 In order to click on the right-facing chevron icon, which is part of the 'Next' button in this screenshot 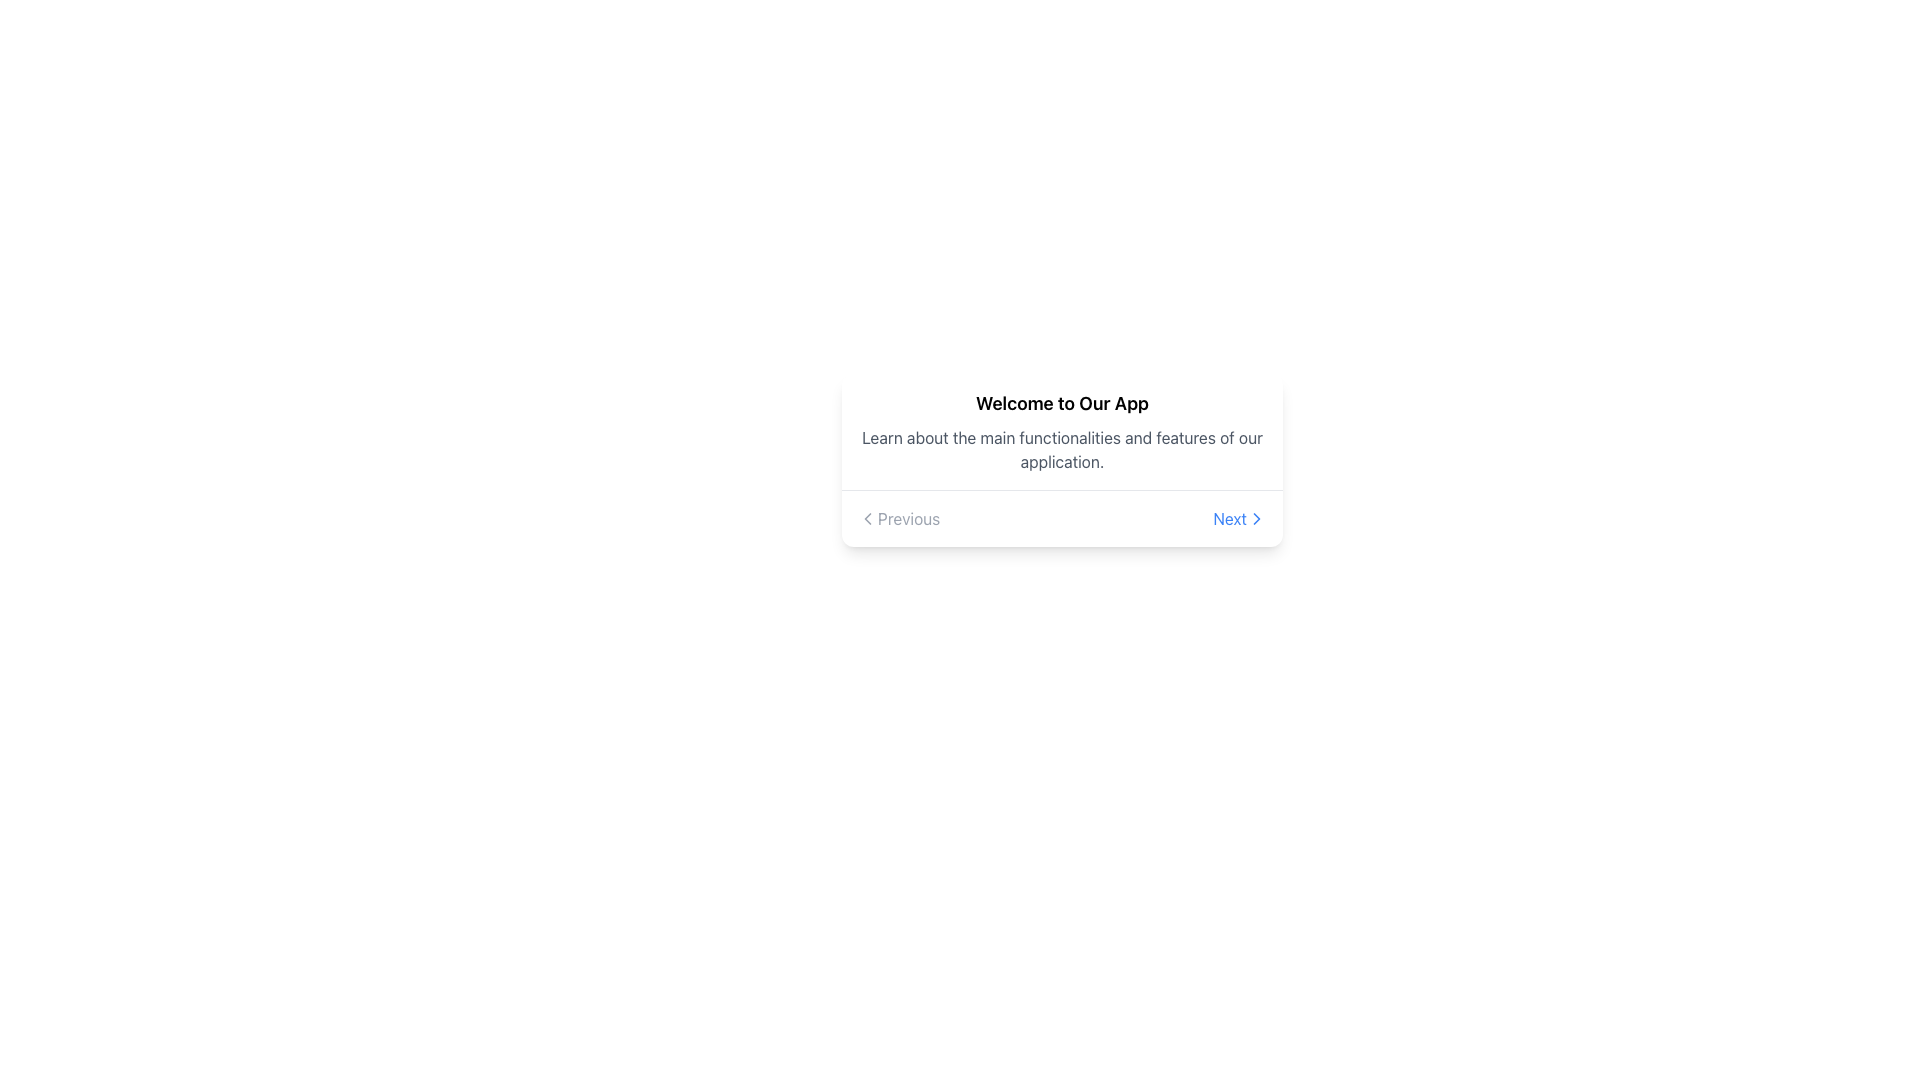, I will do `click(1256, 518)`.